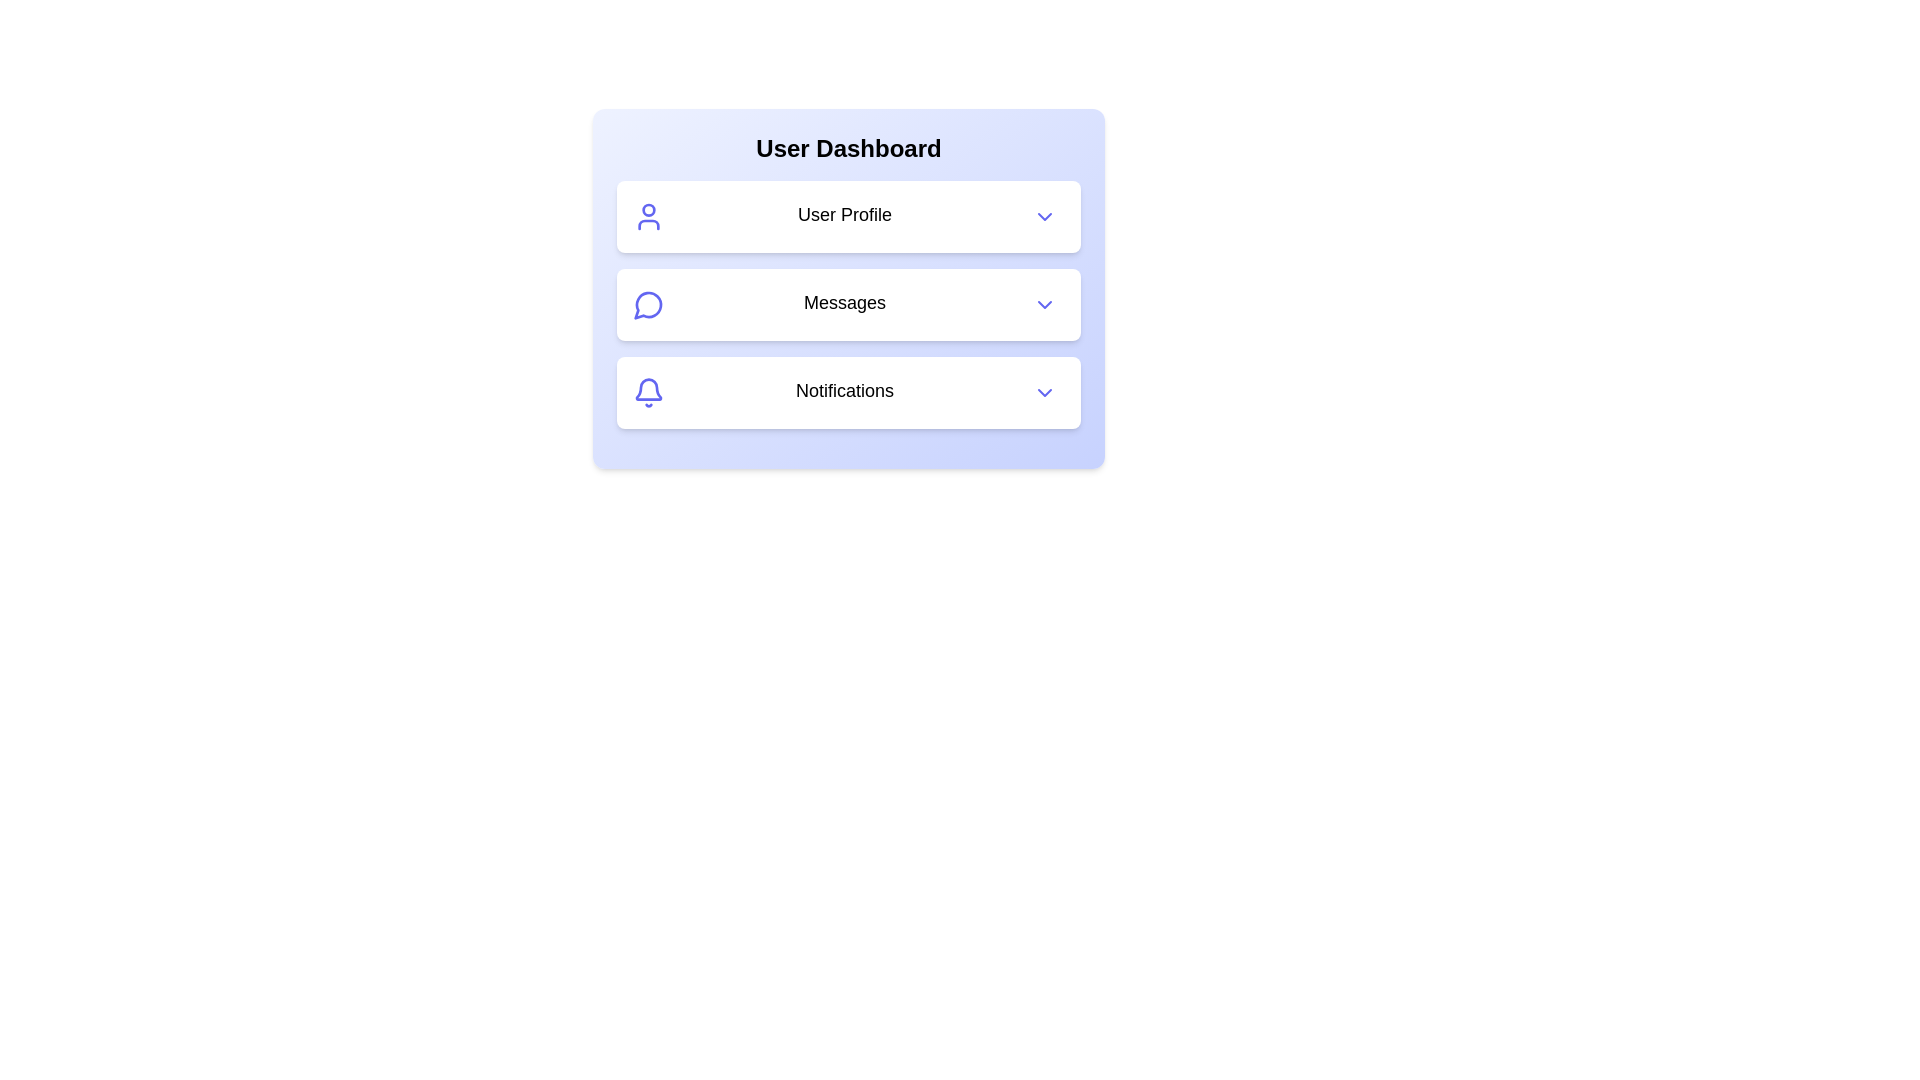  What do you see at coordinates (648, 216) in the screenshot?
I see `the icon corresponding to User Profile` at bounding box center [648, 216].